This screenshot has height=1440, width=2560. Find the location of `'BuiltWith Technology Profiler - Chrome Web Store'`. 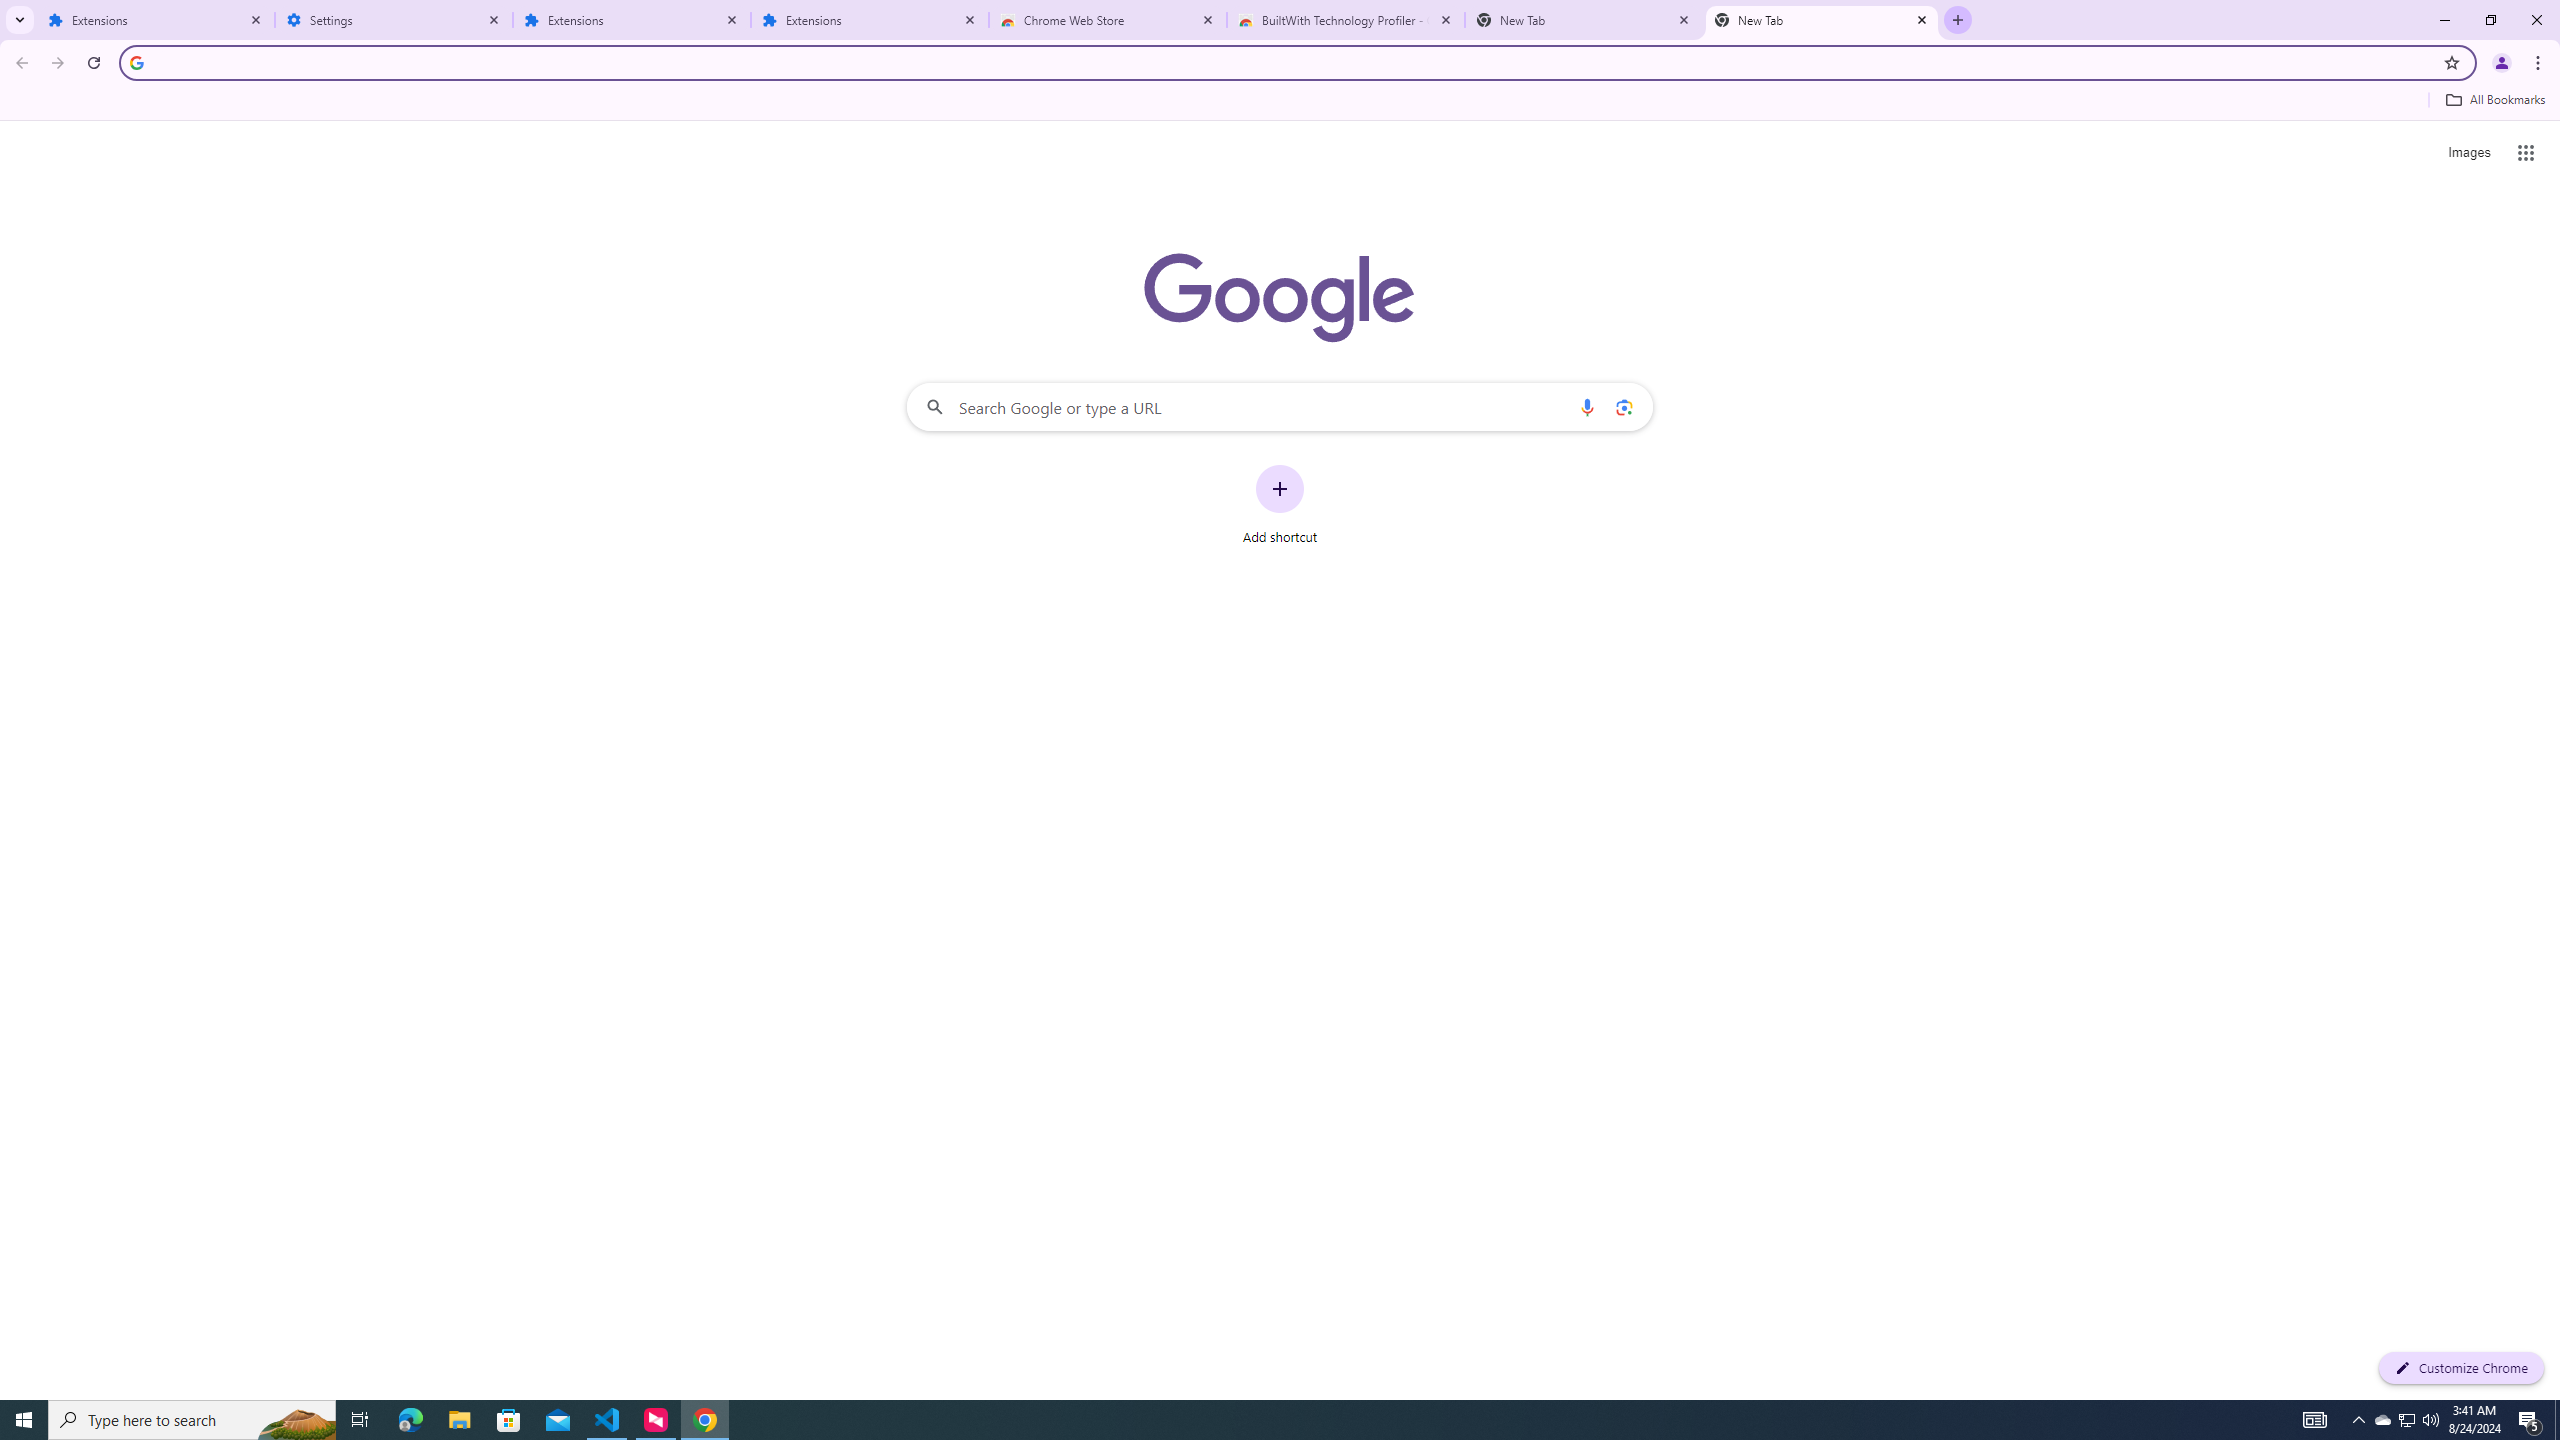

'BuiltWith Technology Profiler - Chrome Web Store' is located at coordinates (1345, 19).